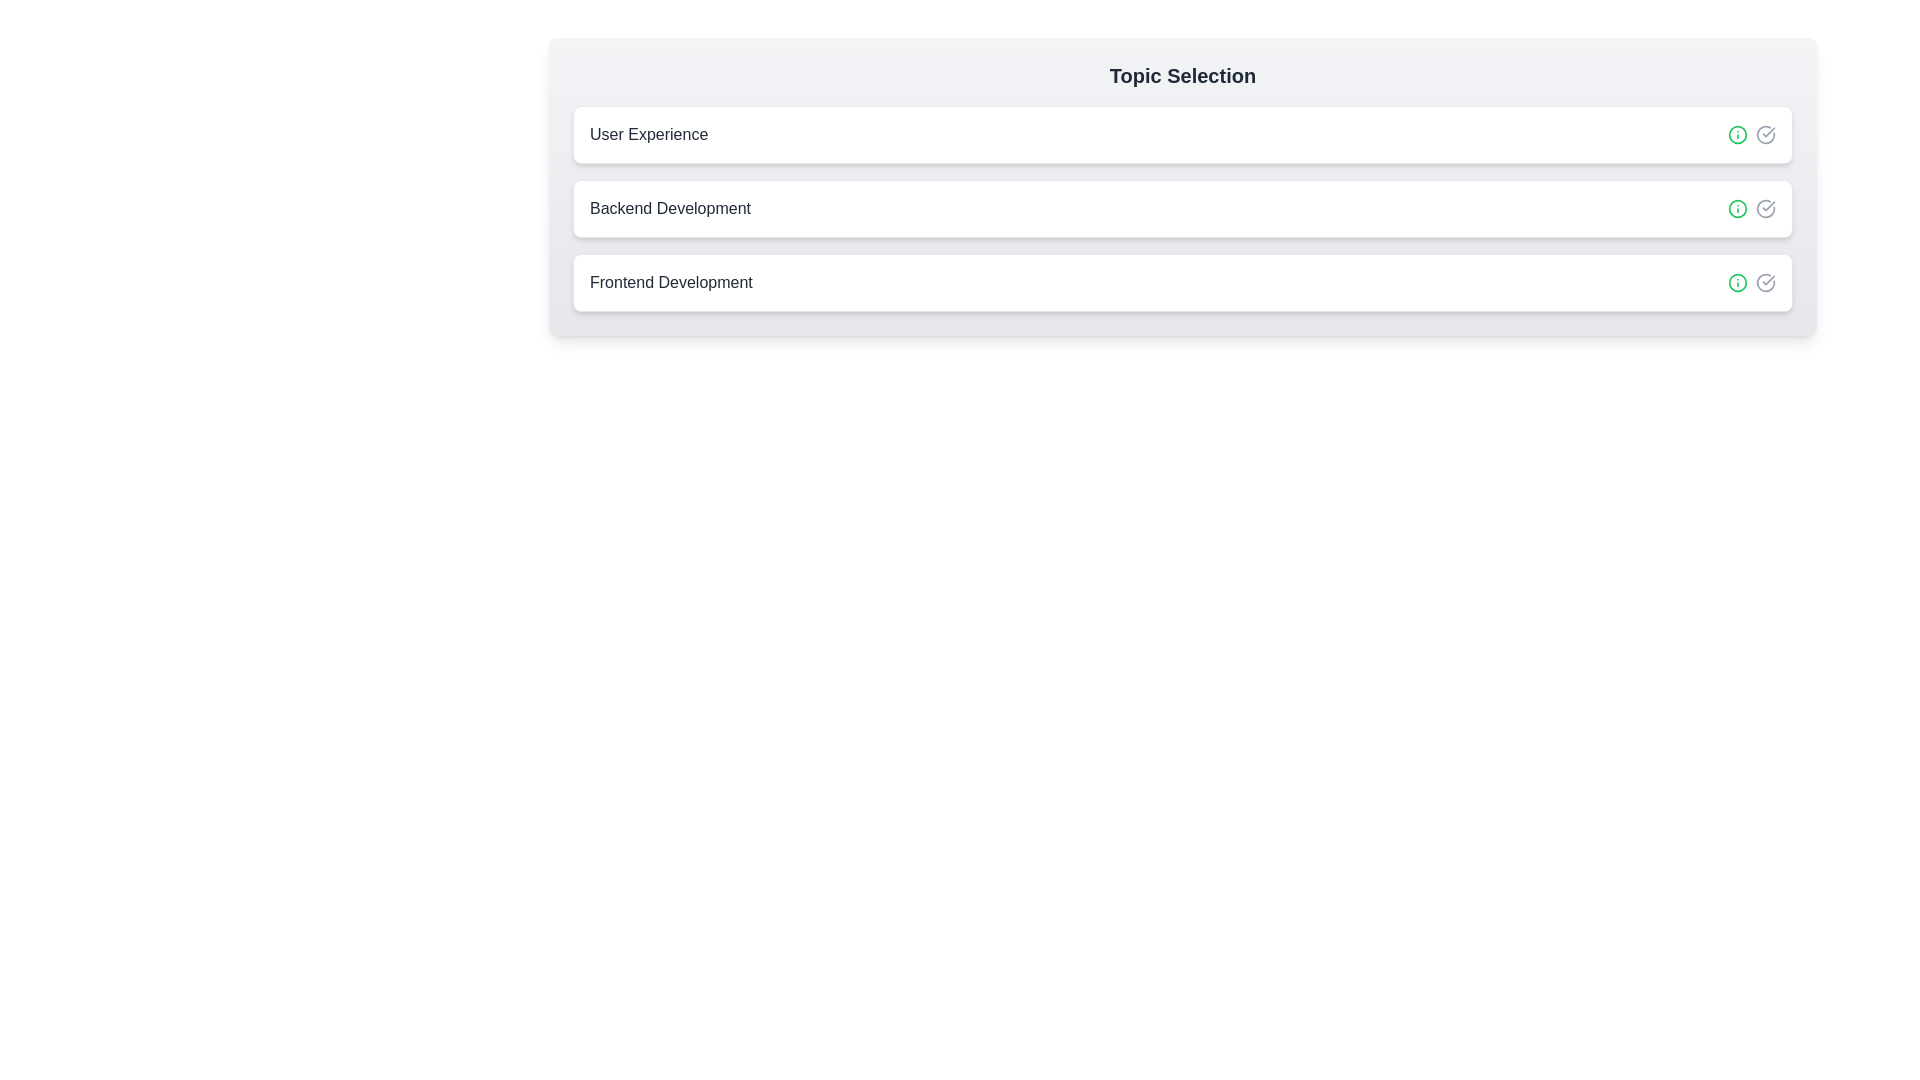 The width and height of the screenshot is (1920, 1080). What do you see at coordinates (1736, 282) in the screenshot?
I see `the information icon of the chip labeled 'Frontend Development'` at bounding box center [1736, 282].